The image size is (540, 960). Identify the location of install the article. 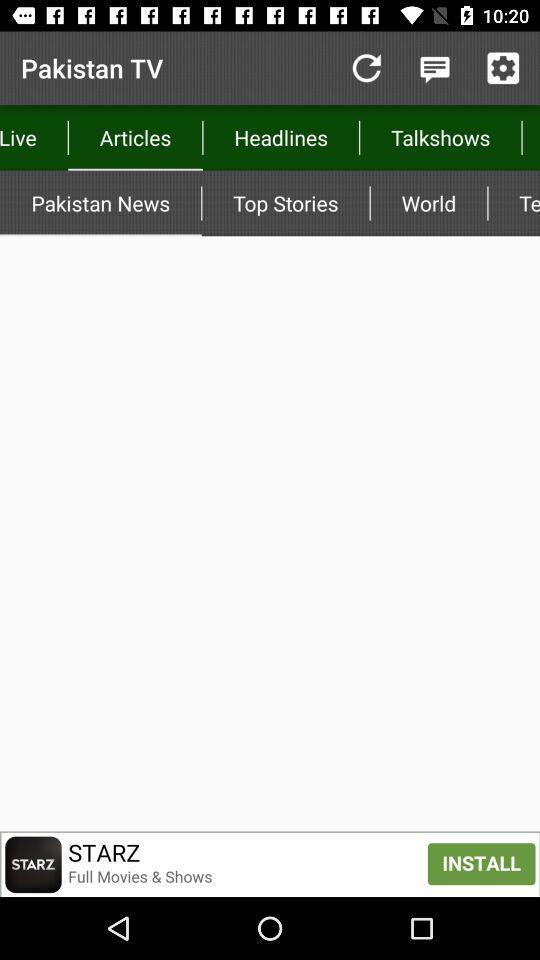
(270, 863).